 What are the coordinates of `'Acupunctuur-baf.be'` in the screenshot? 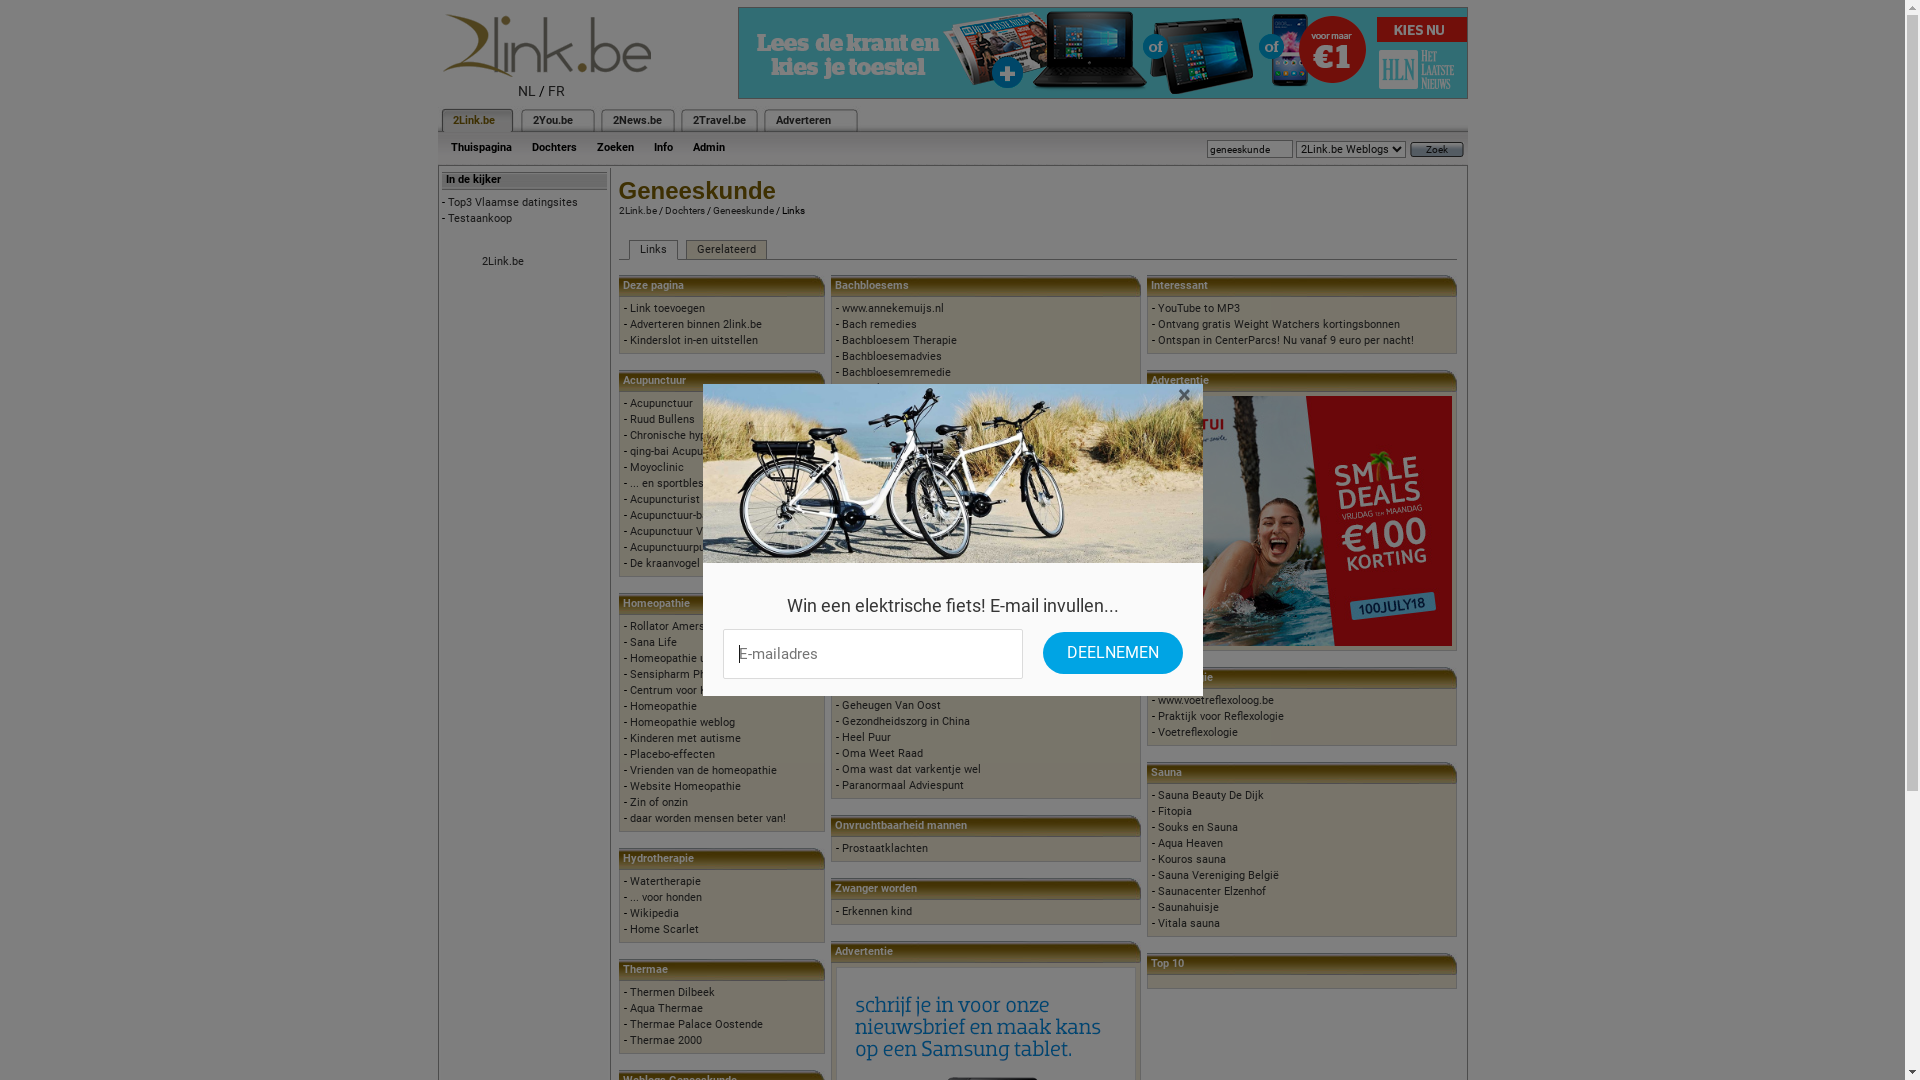 It's located at (678, 514).